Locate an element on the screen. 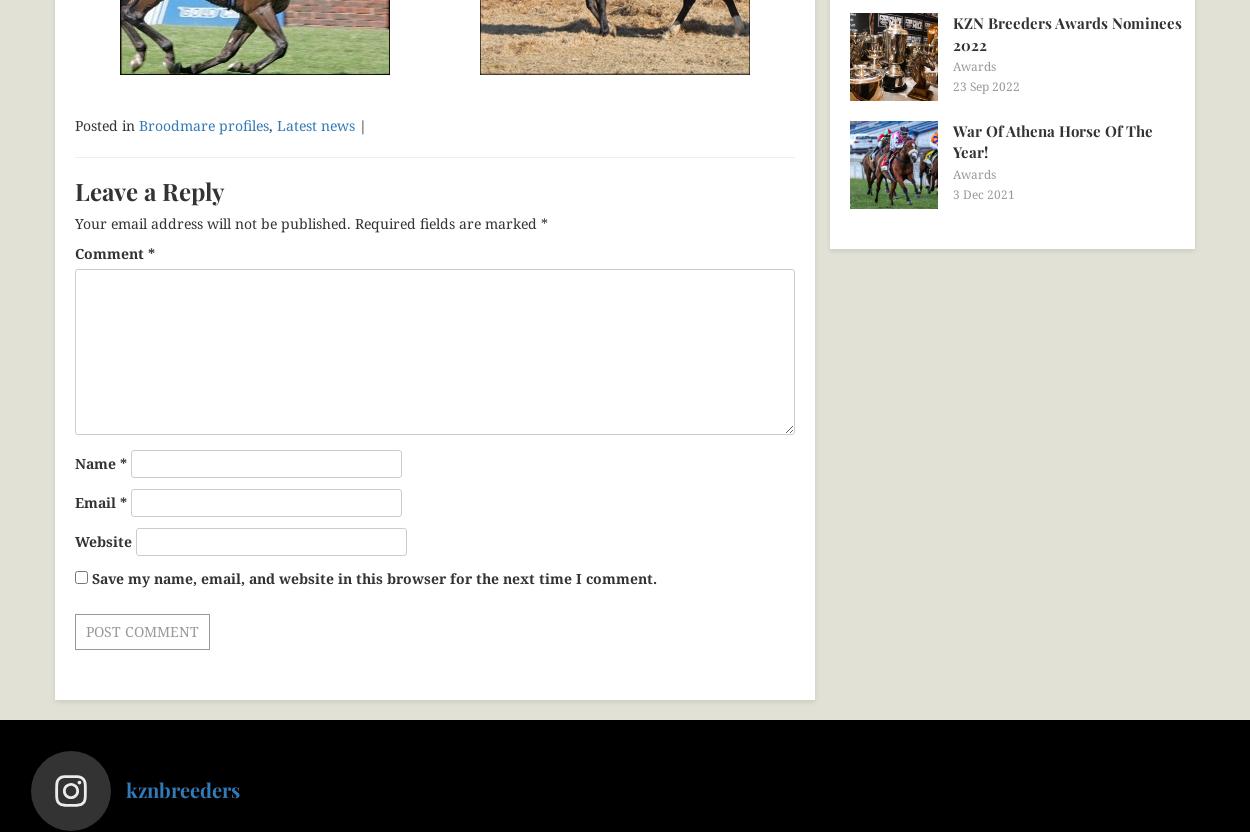  'Leave a Reply' is located at coordinates (149, 189).